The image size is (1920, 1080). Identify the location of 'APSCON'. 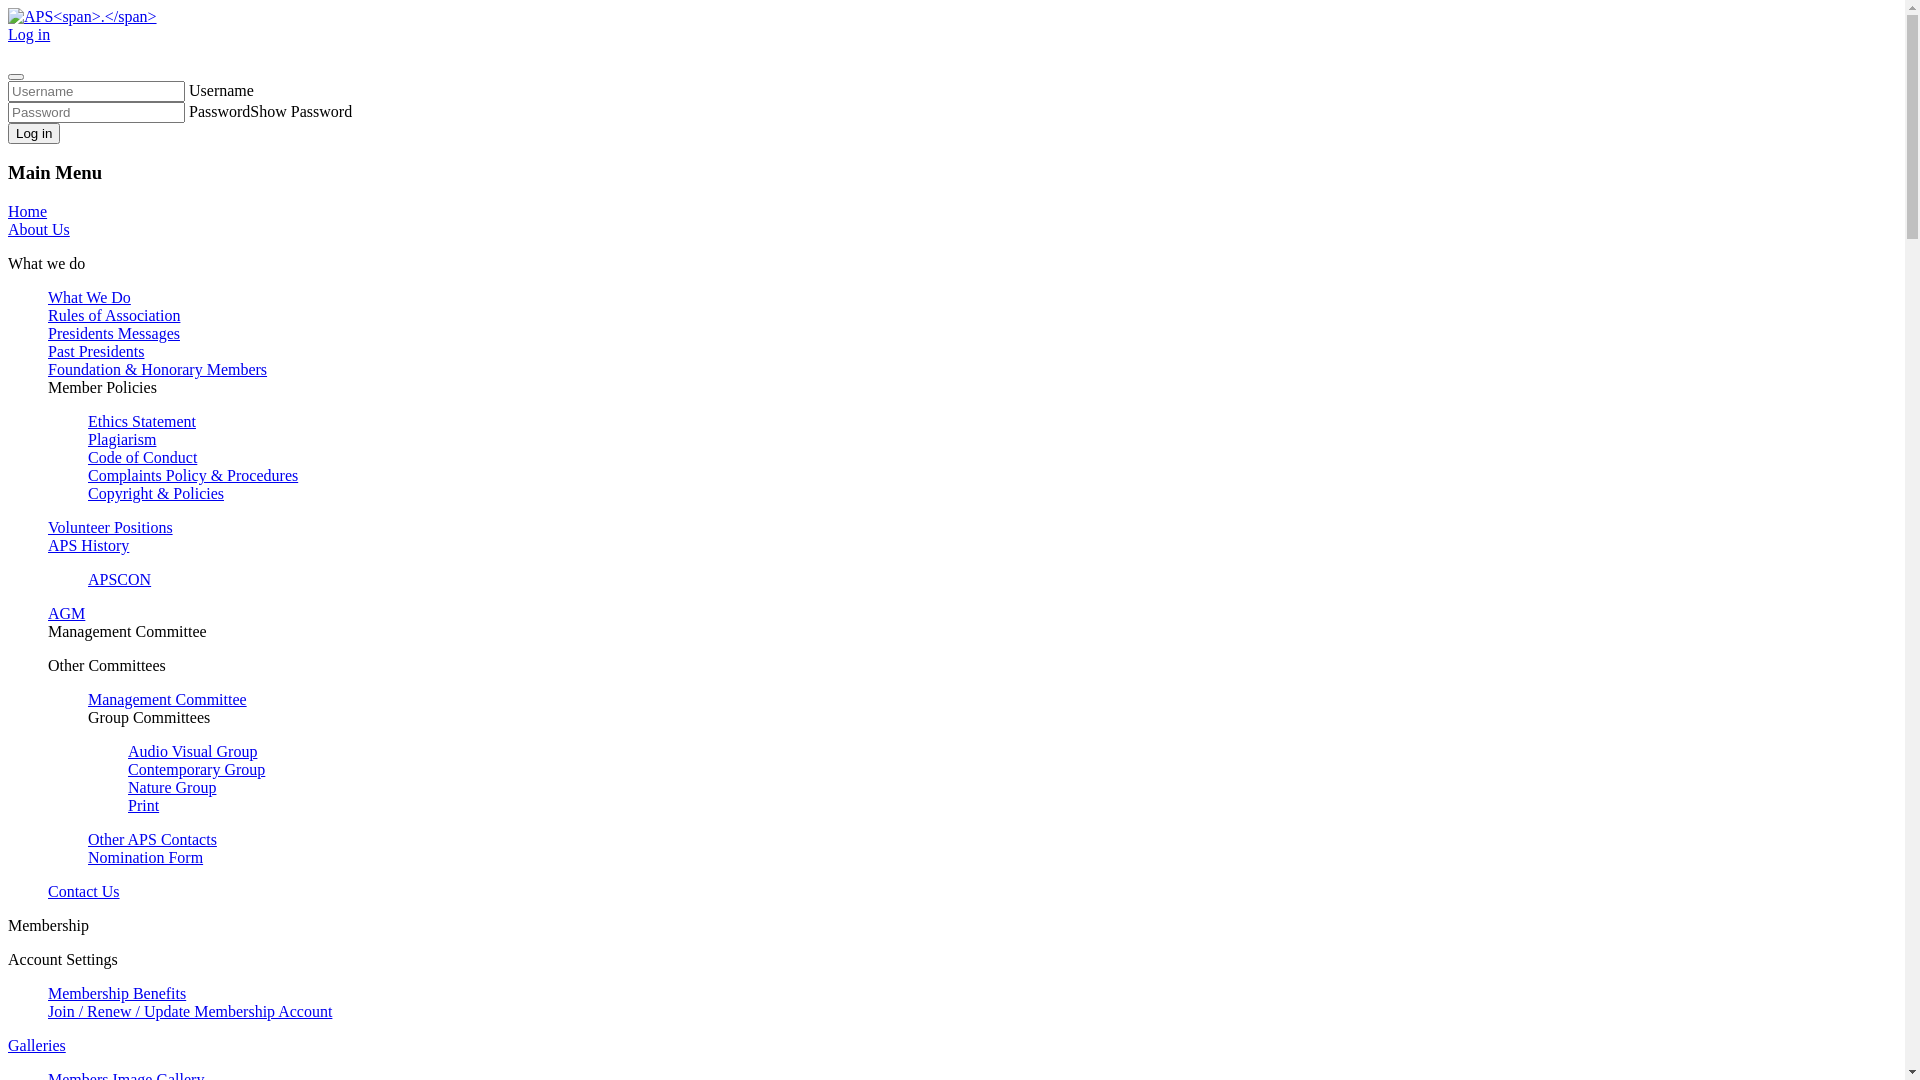
(118, 579).